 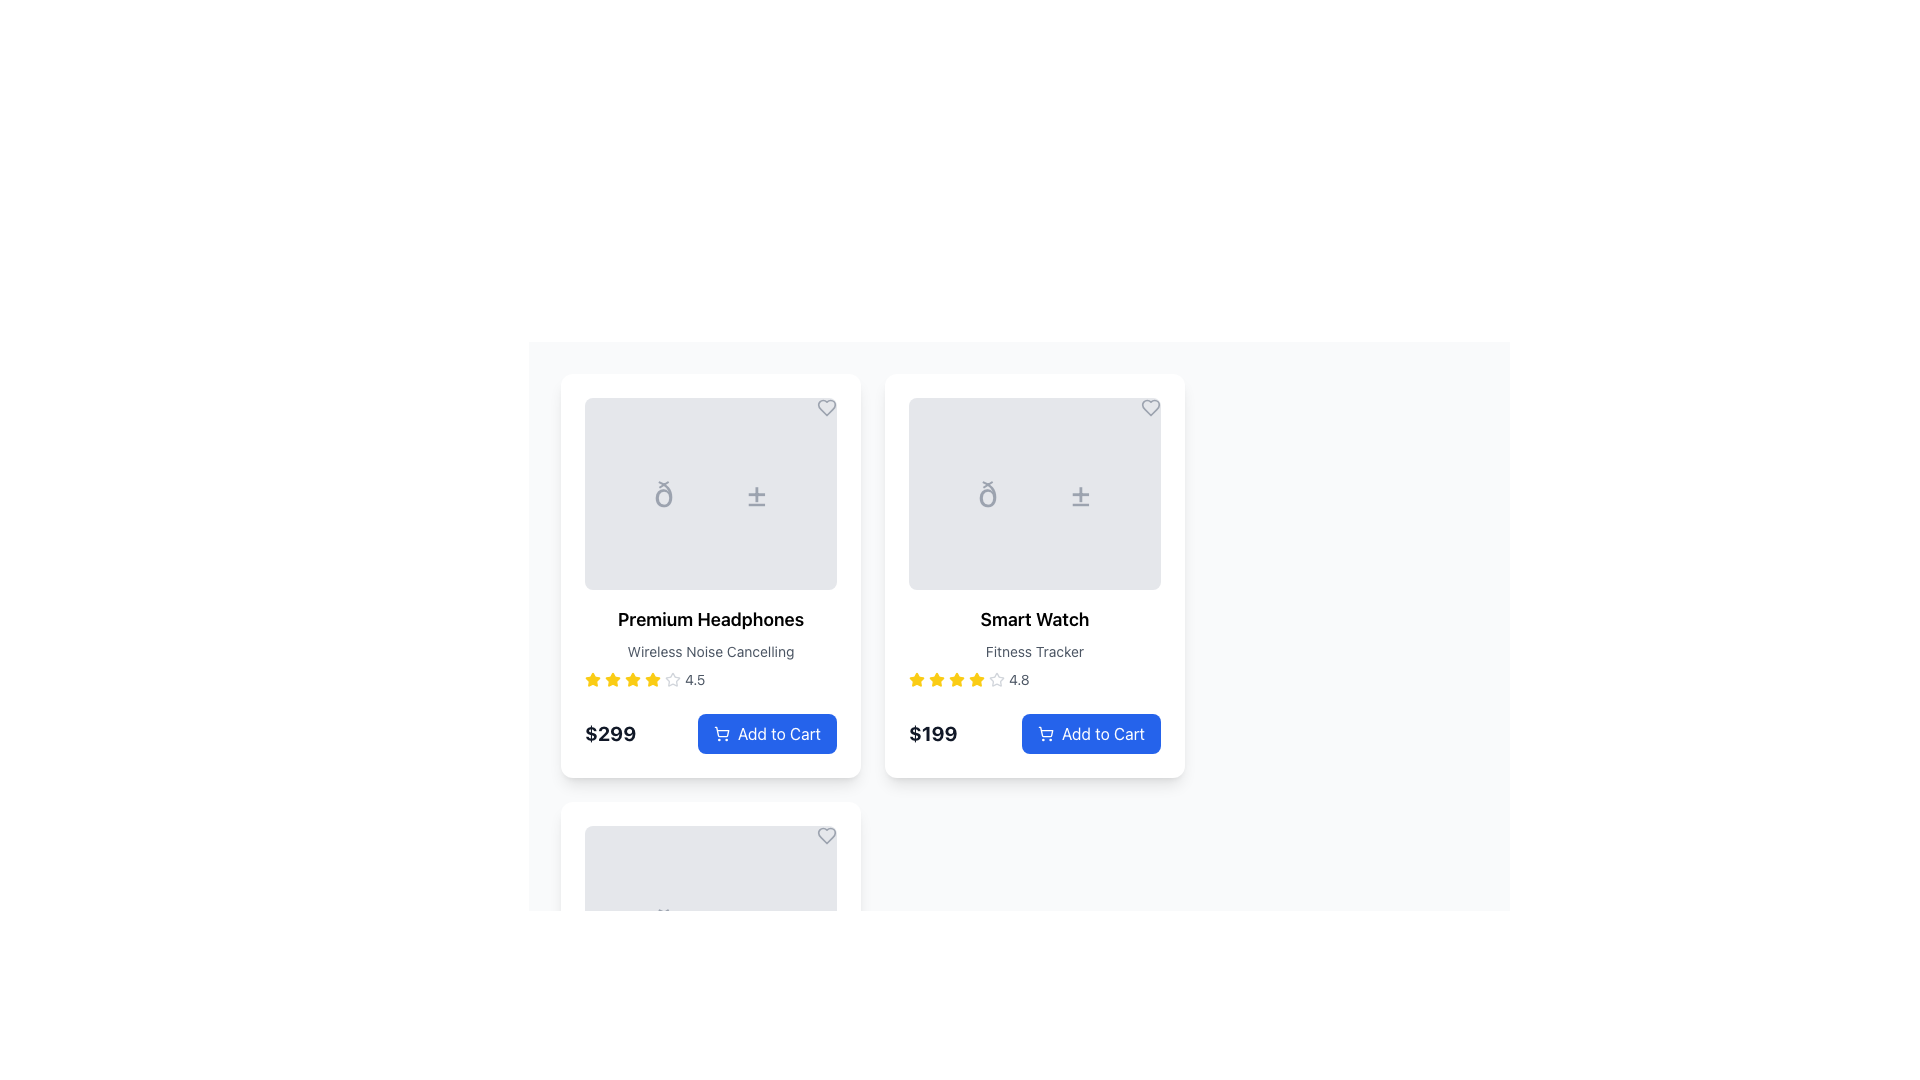 I want to click on the visual representation of the rating by clicking on the first star icon displayed below the item labeled 'Premium Headphones' in the '4.5' rating component, so click(x=592, y=678).